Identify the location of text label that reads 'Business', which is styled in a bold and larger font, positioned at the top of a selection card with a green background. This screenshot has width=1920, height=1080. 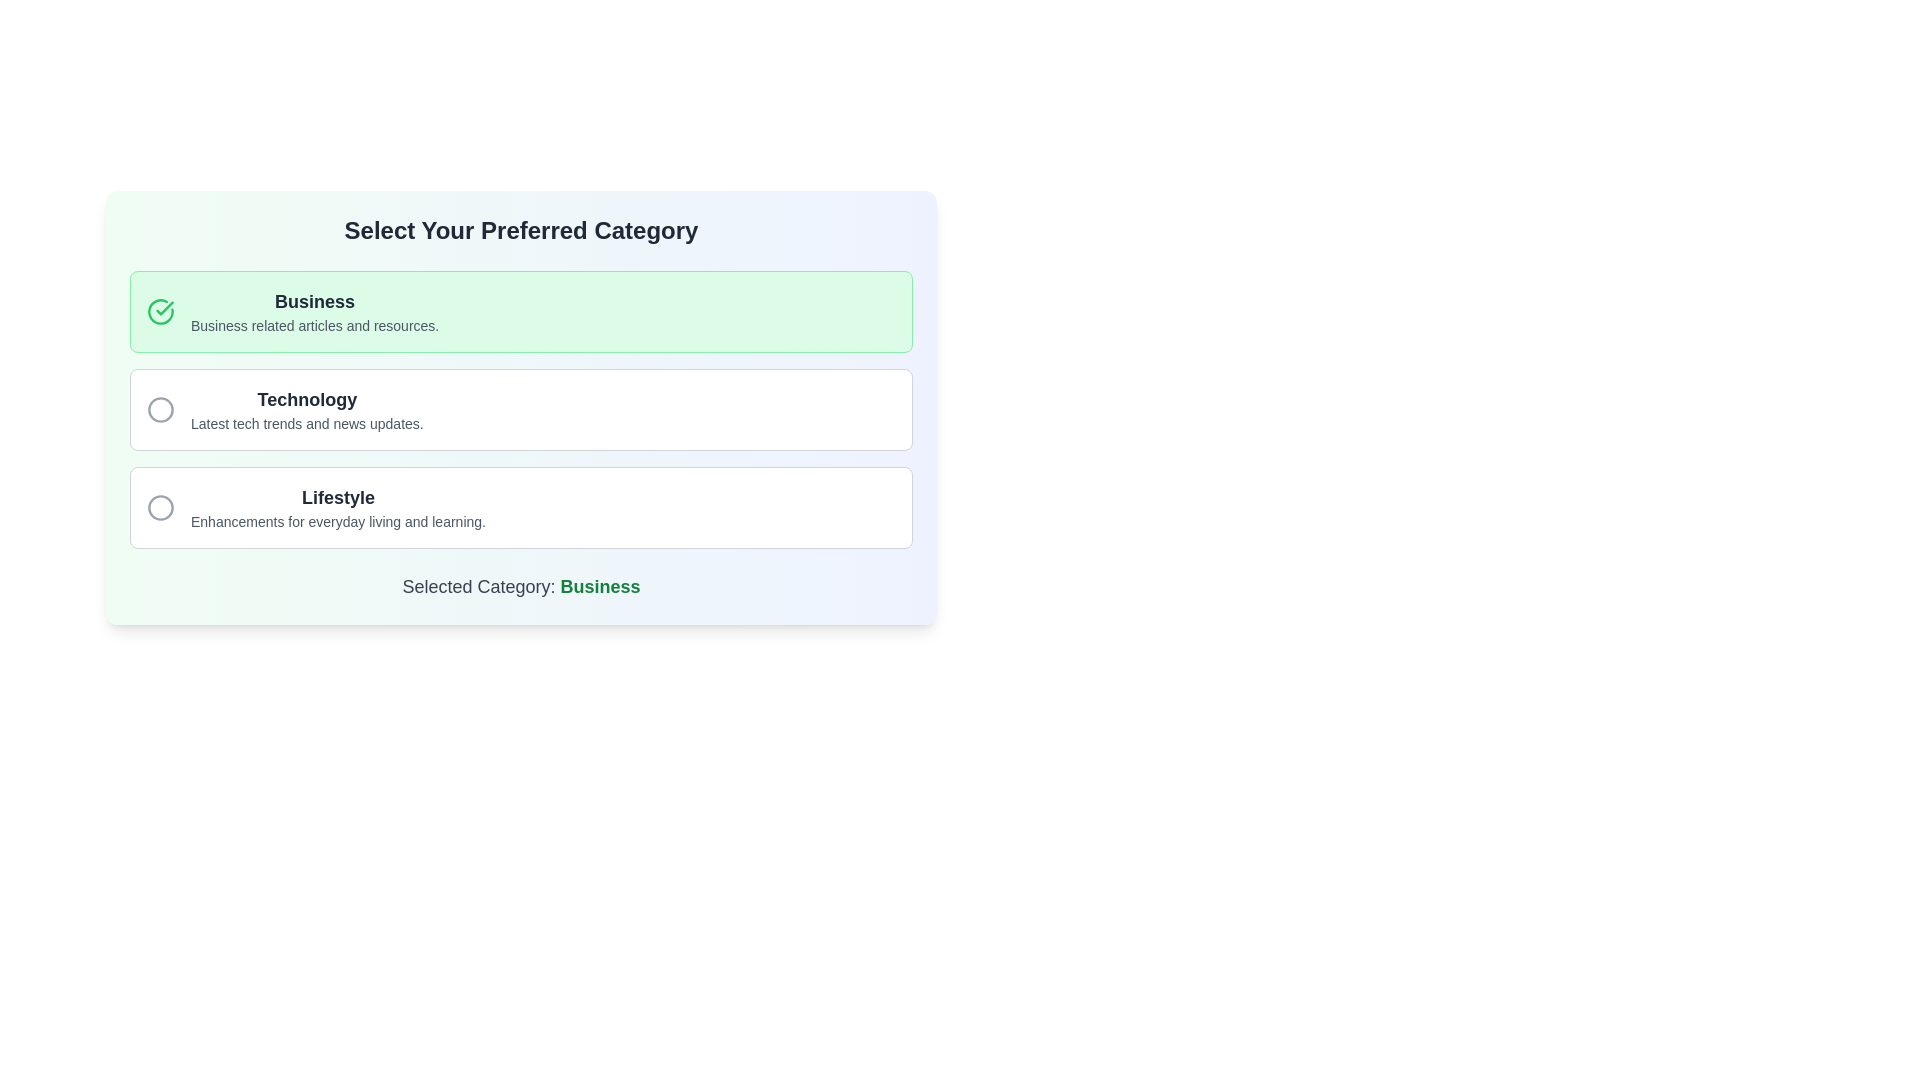
(314, 301).